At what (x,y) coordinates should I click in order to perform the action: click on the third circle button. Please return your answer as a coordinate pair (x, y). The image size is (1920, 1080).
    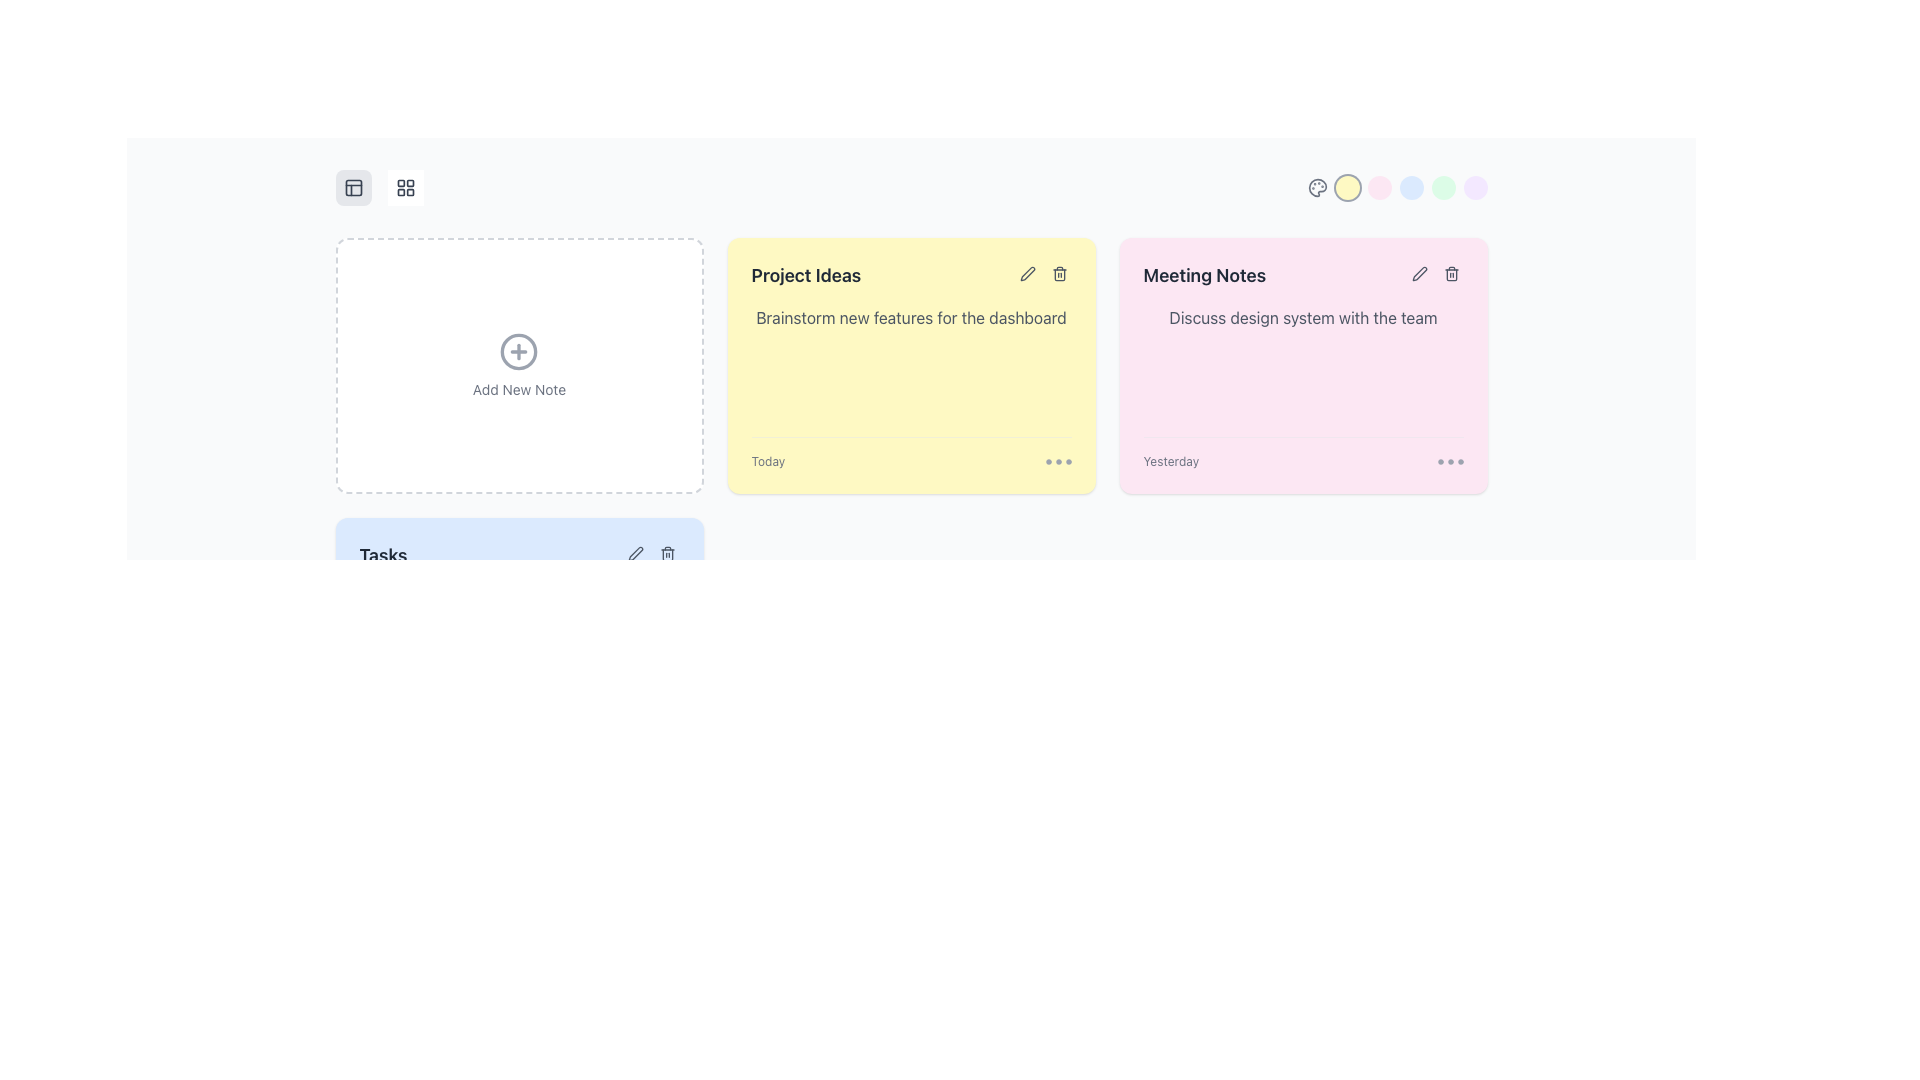
    Looking at the image, I should click on (1378, 188).